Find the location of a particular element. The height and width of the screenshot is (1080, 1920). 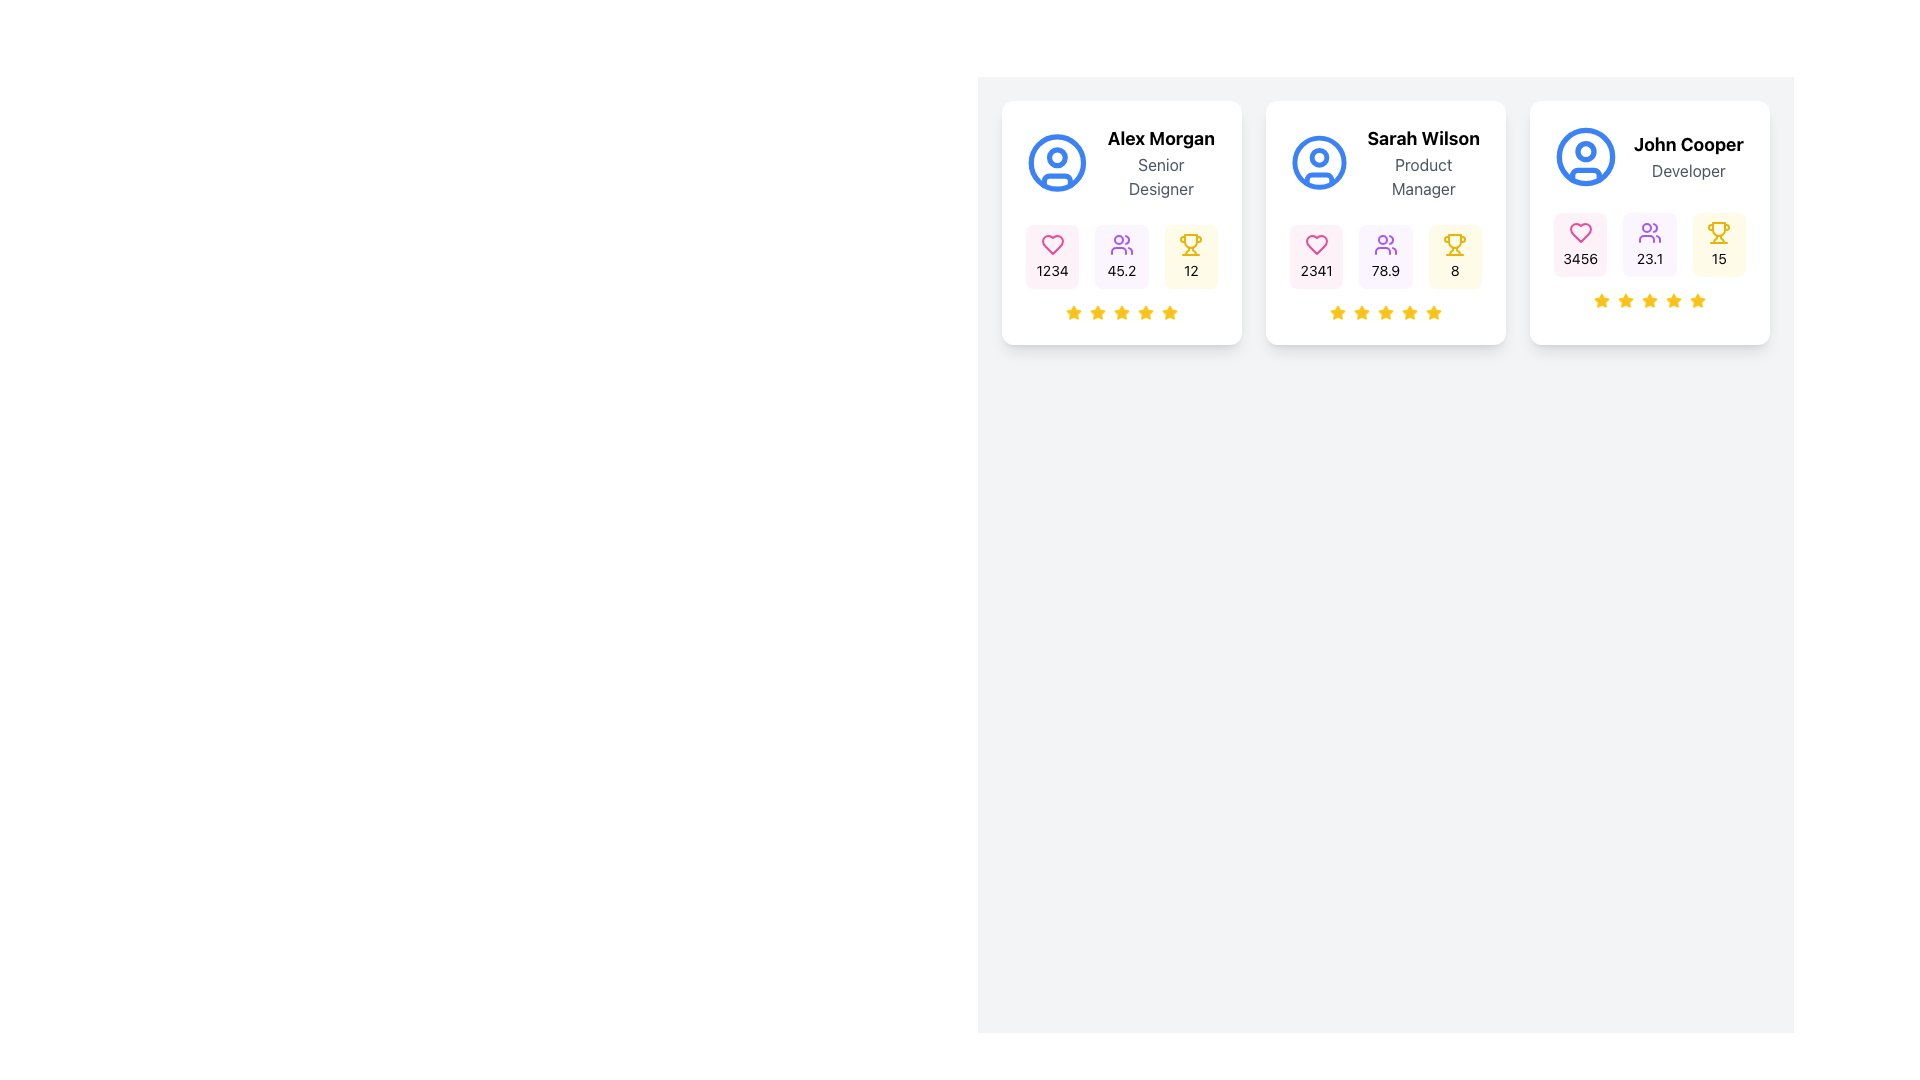

the middle statistic display for 'Alex Morgan' that shows a numerical statistic related to group activity is located at coordinates (1122, 256).